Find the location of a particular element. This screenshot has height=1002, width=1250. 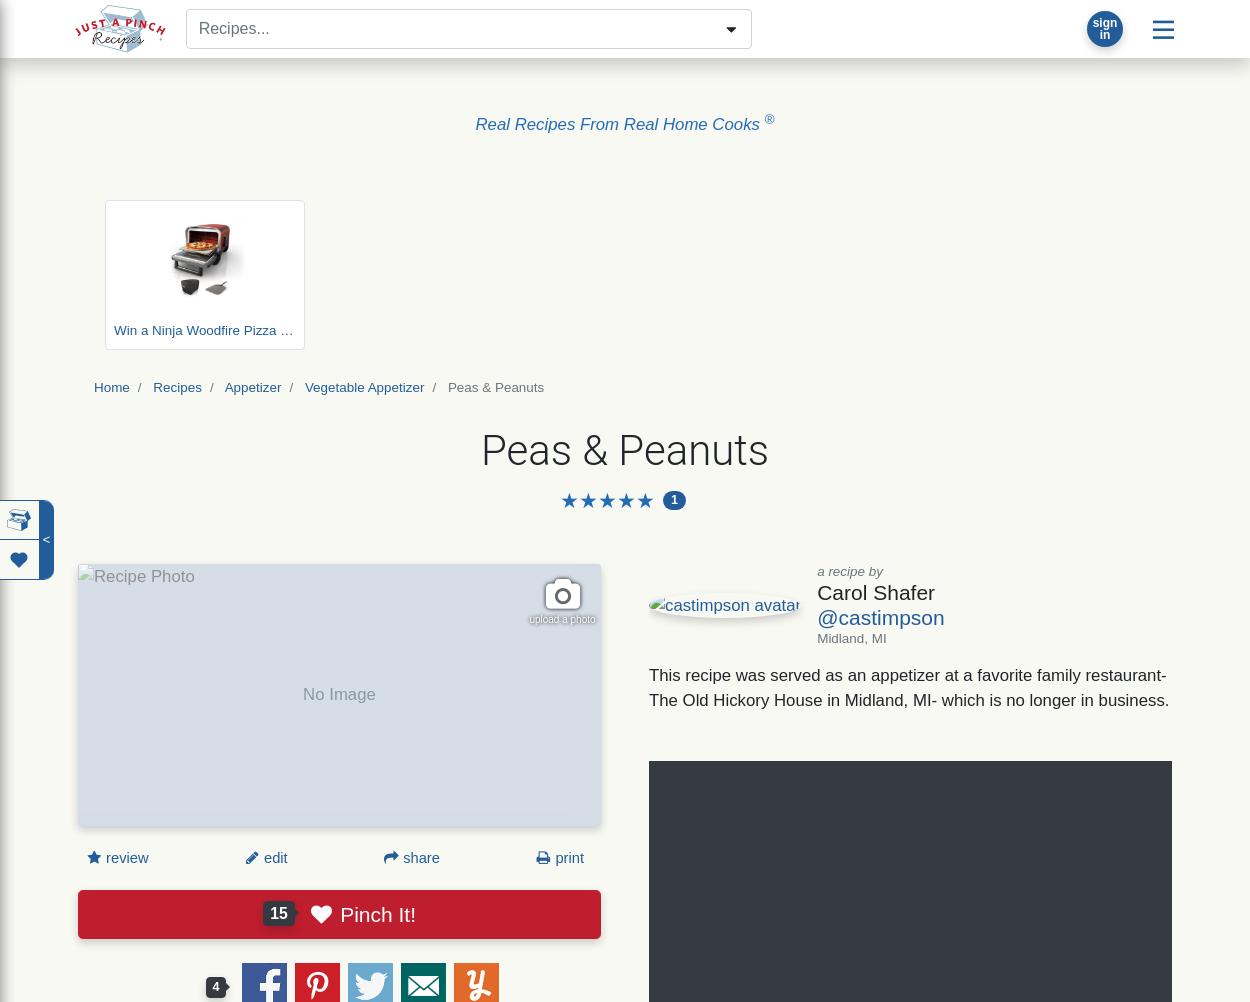

'Recipes' is located at coordinates (177, 387).